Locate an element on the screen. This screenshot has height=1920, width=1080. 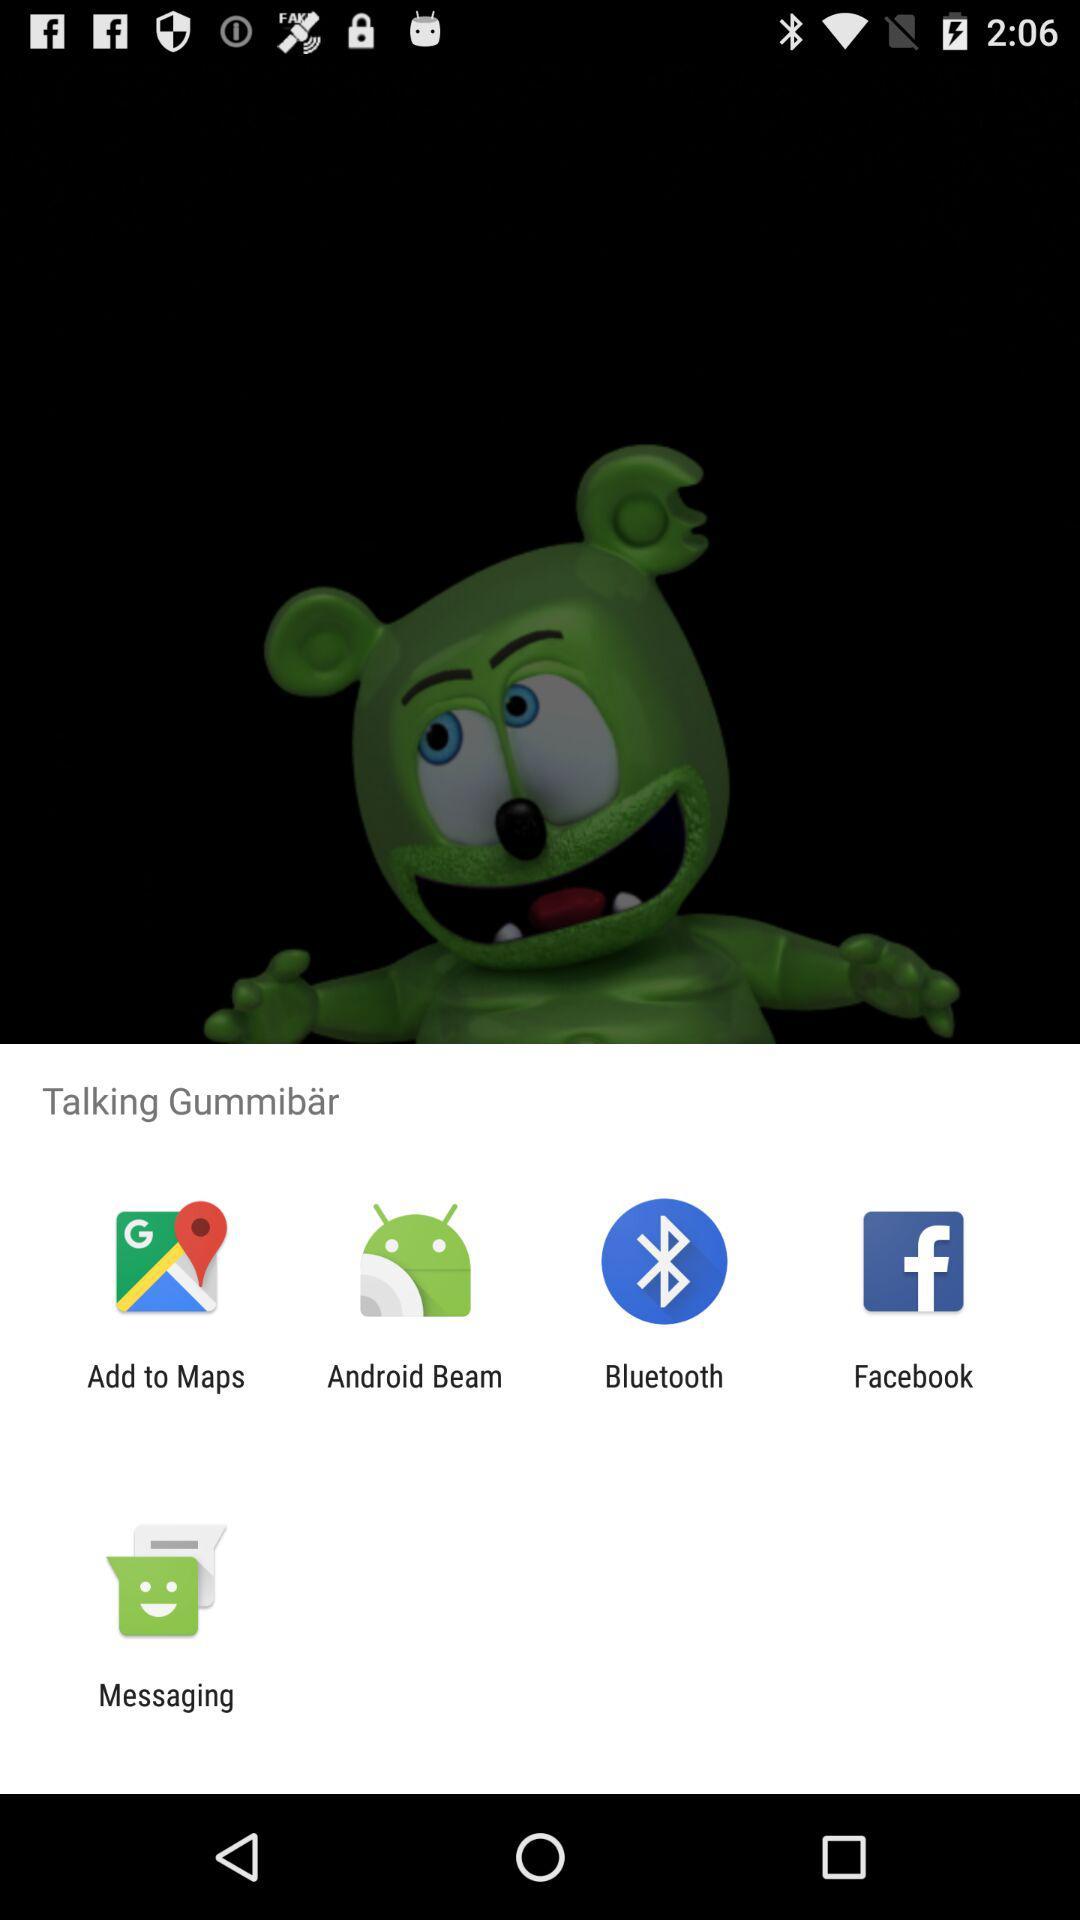
the add to maps app is located at coordinates (165, 1392).